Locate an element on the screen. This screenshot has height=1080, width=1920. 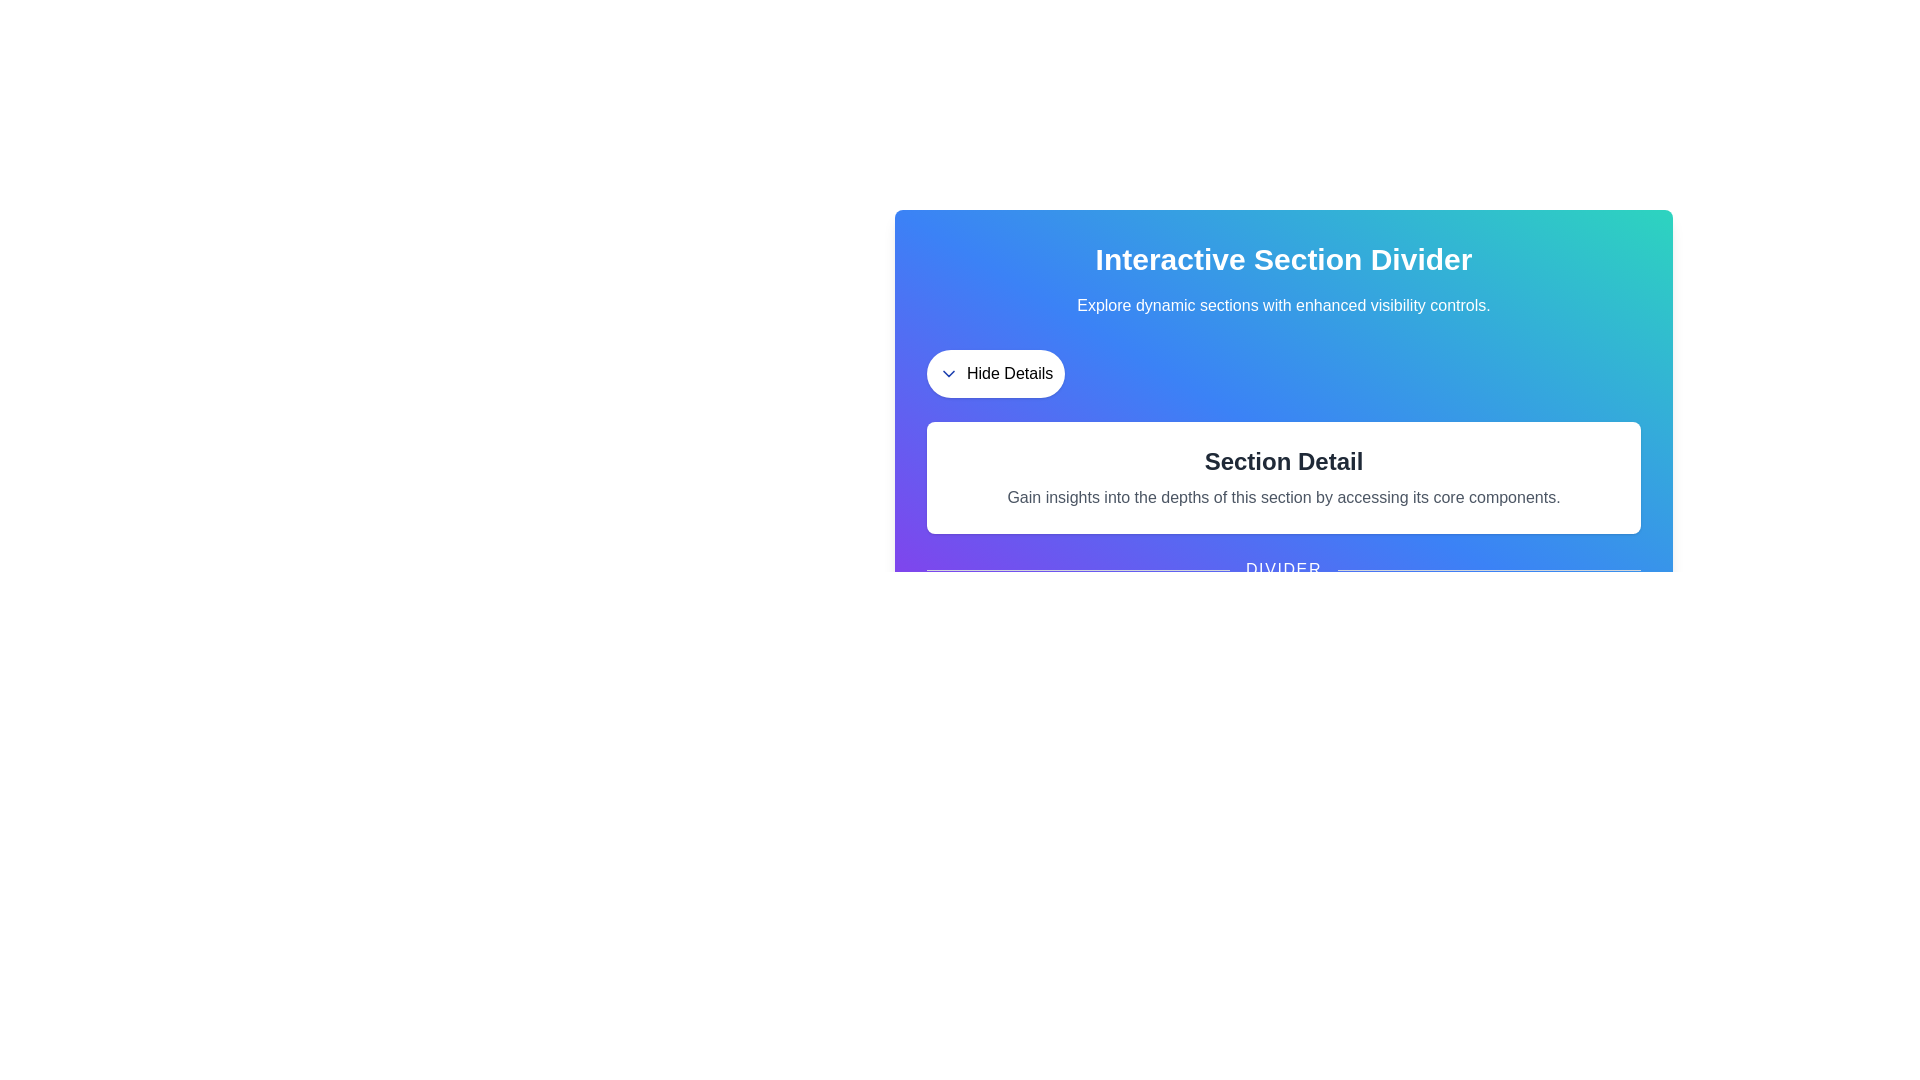
the paragraph styled with light gray font color located in the 'Section Detail' section, which reads: 'Gain insights into the depths of this section by accessing its core components.' is located at coordinates (1283, 496).